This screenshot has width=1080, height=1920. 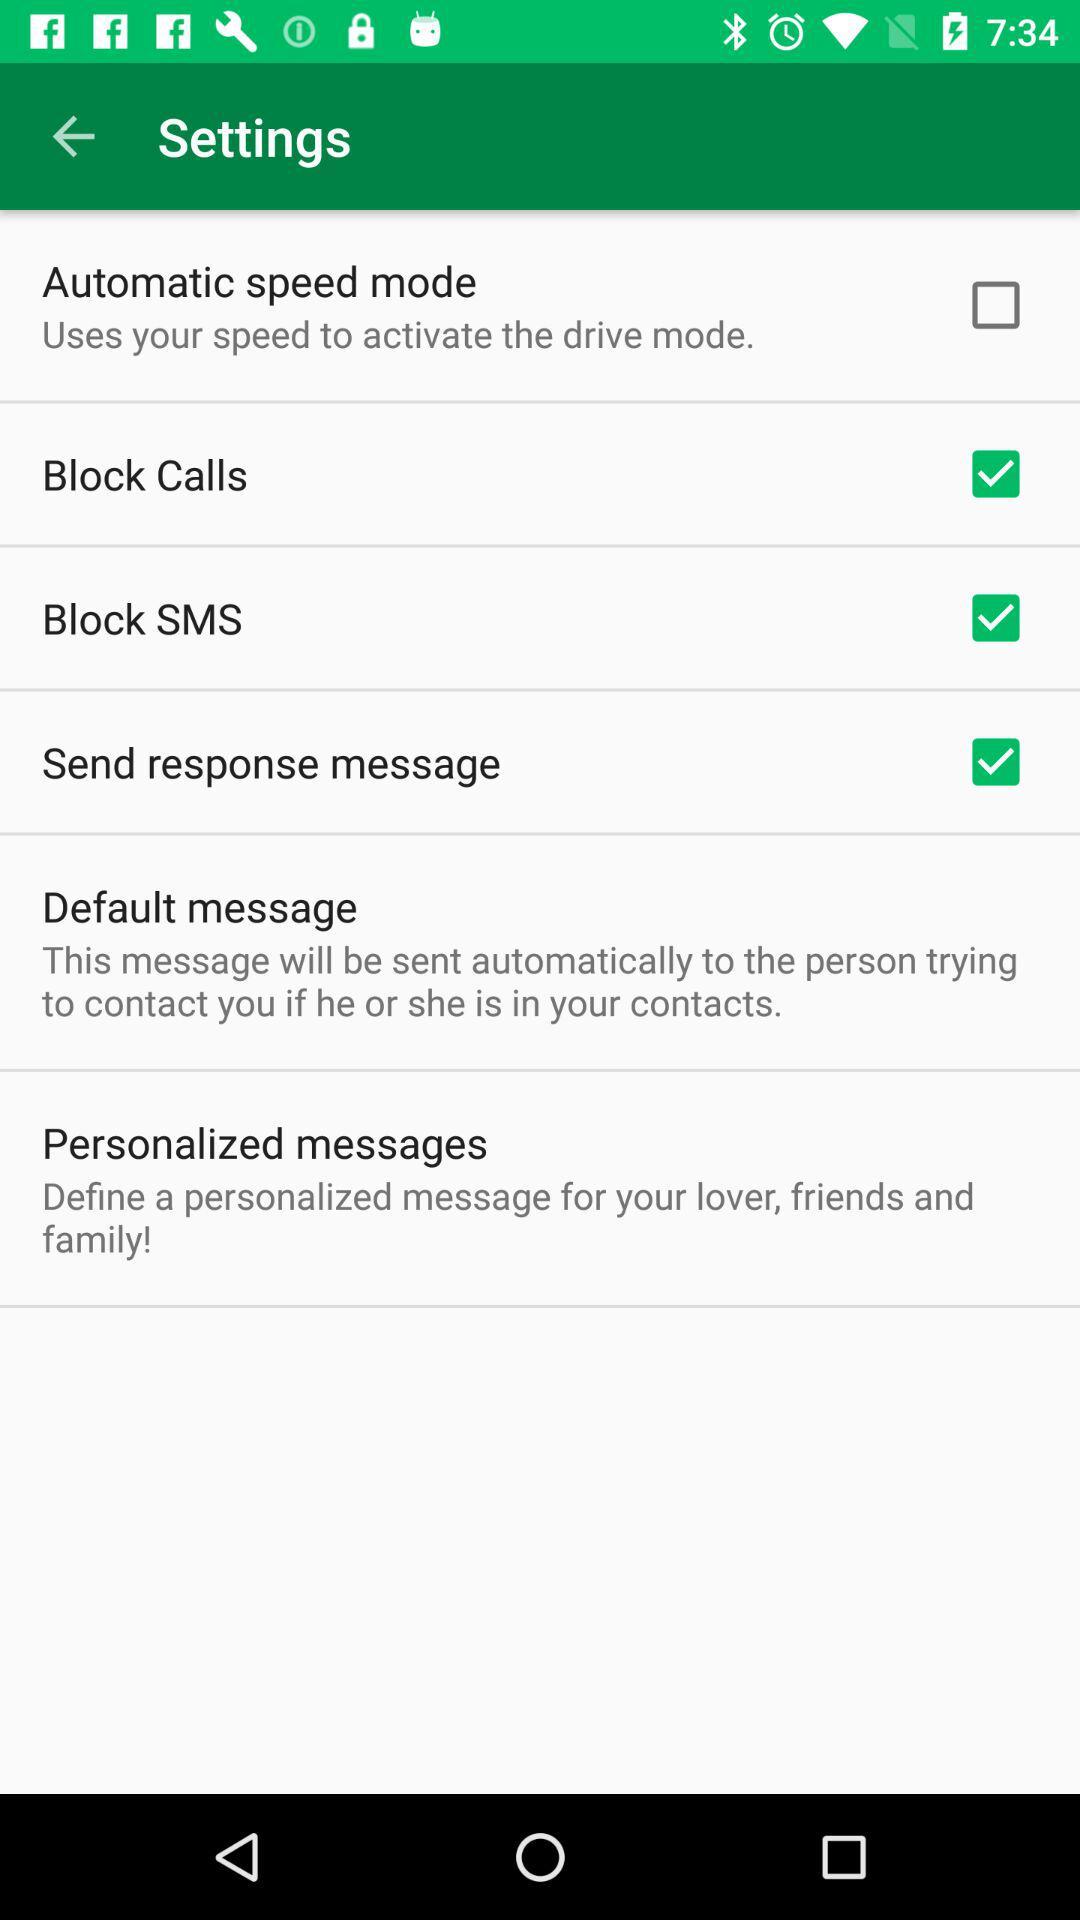 I want to click on item to the left of the settings app, so click(x=72, y=135).